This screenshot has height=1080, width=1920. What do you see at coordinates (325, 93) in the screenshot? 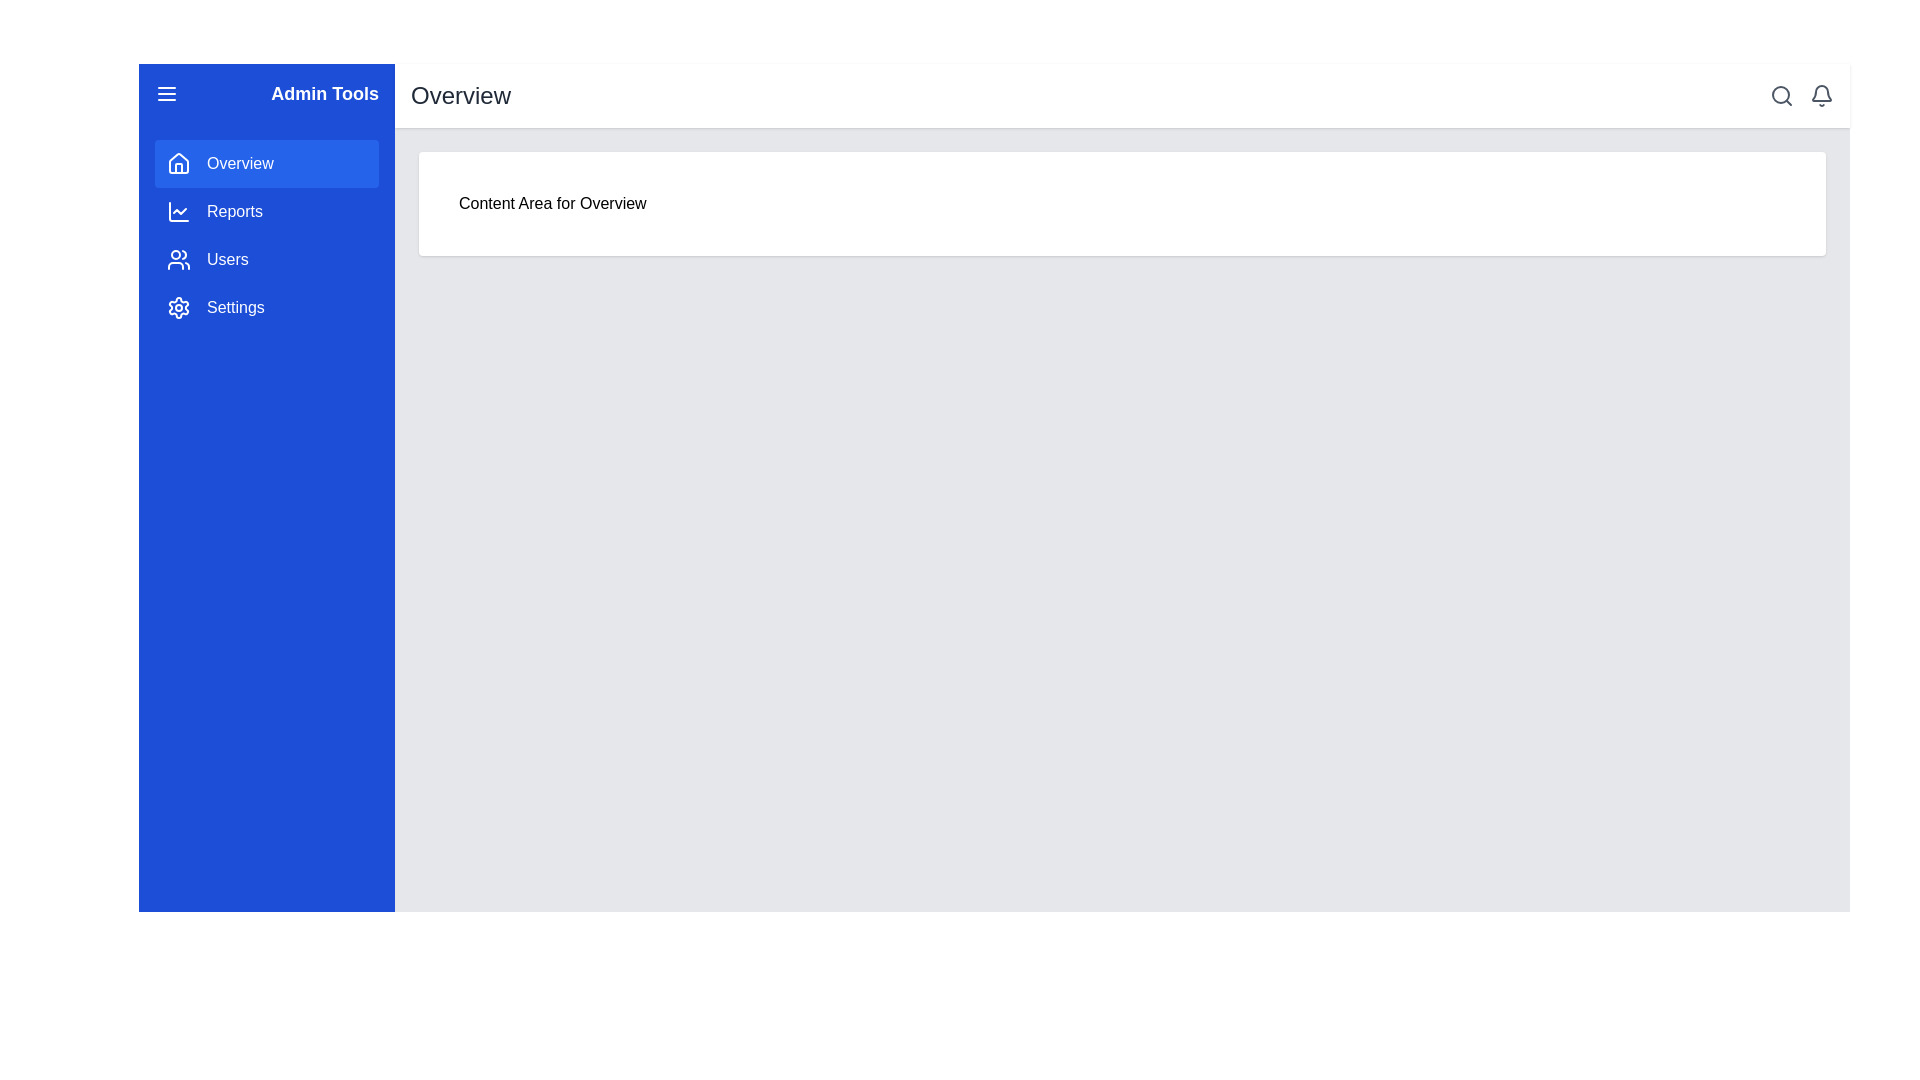
I see `the static label or header text located at the top left of the blue sidebar header, which indicates the current section or context` at bounding box center [325, 93].